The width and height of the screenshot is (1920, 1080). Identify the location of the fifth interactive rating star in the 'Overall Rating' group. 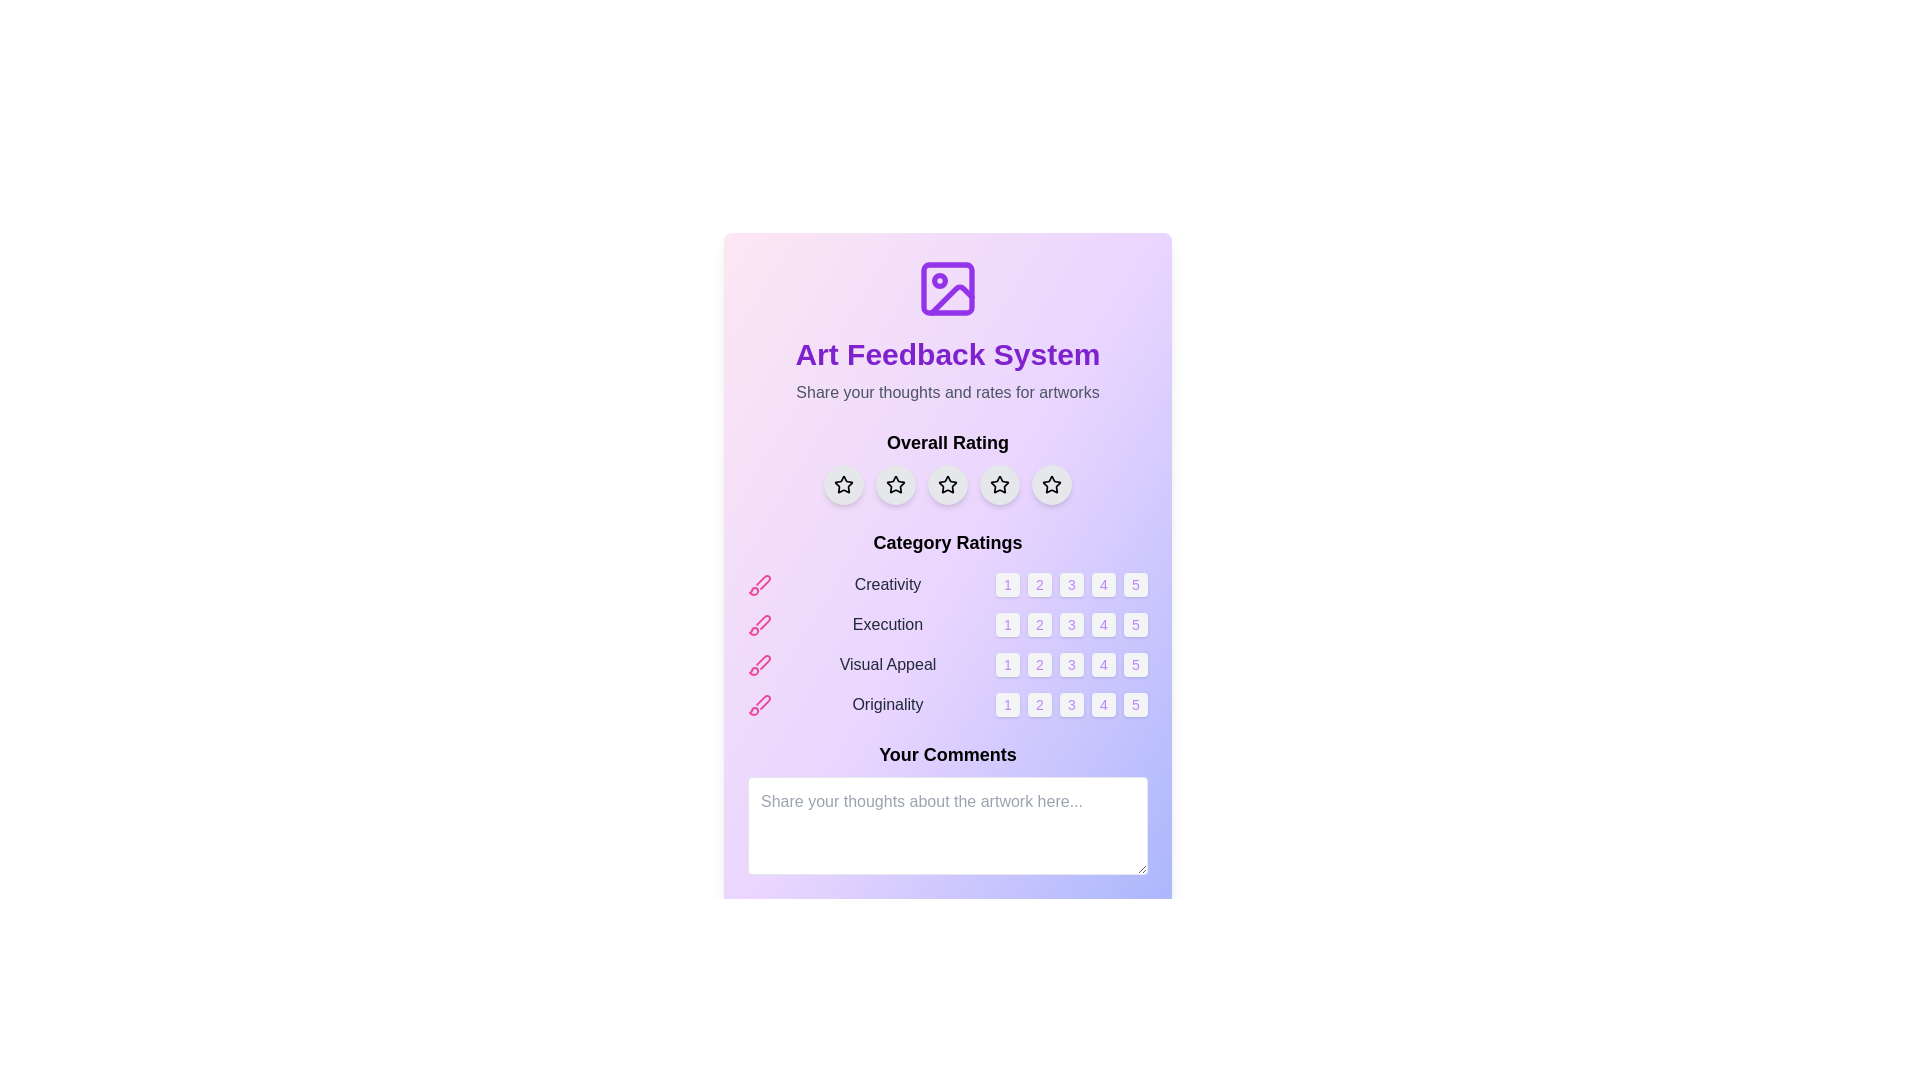
(1050, 484).